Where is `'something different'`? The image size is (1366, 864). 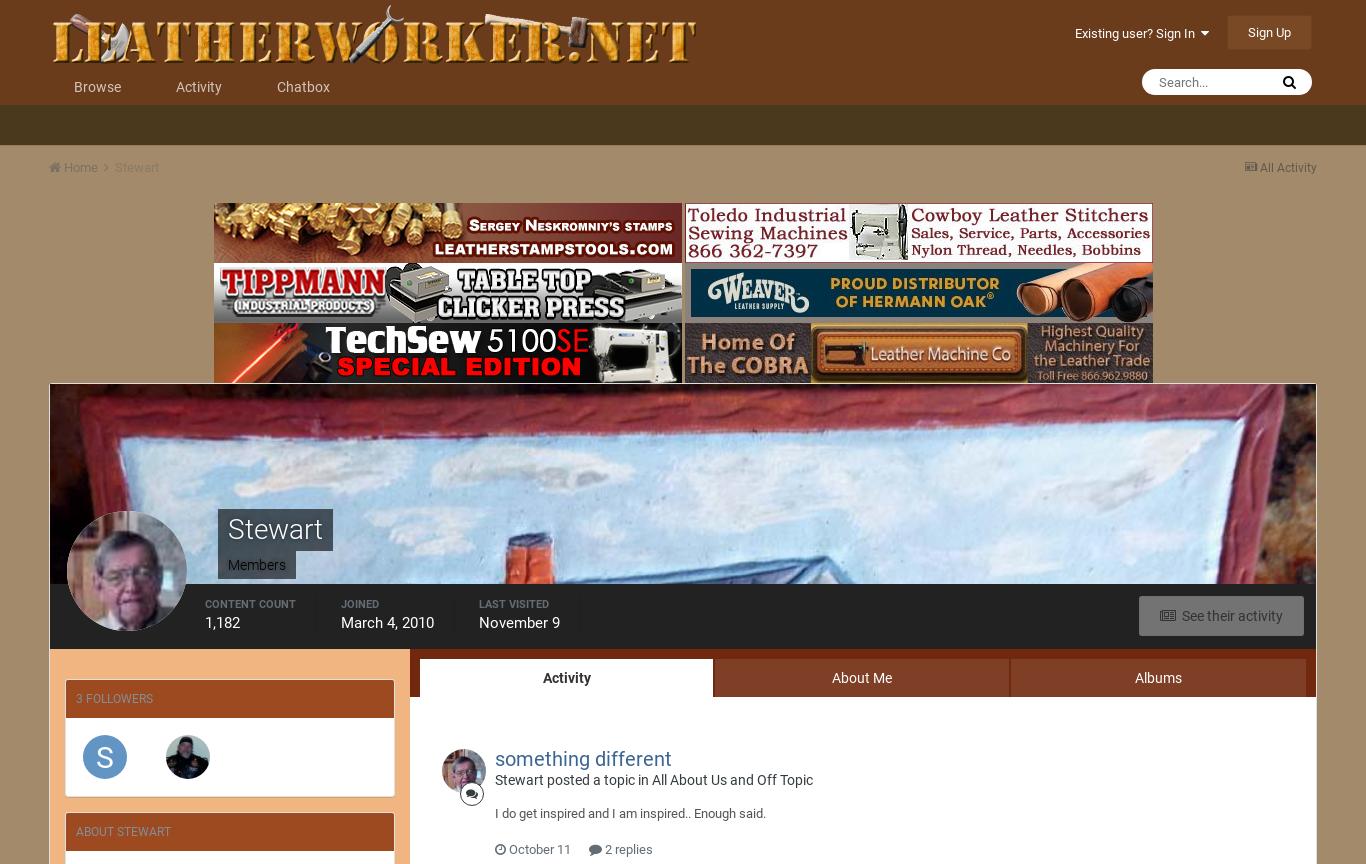
'something different' is located at coordinates (582, 758).